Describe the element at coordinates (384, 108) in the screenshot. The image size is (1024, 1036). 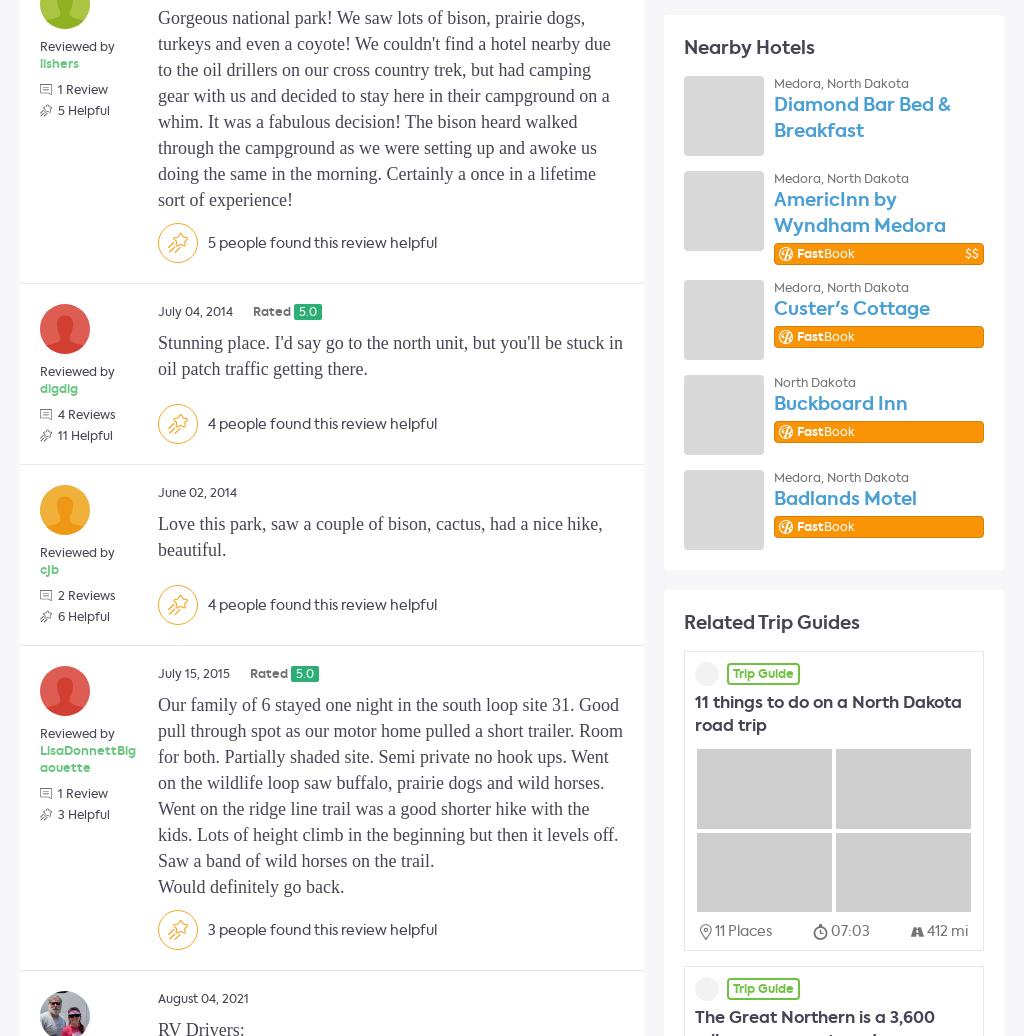
I see `'Gorgeous national park! We saw lots of bison, prairie dogs, turkeys and even a coyote! We couldn't find a hotel nearby due to the oil drillers on our cross country trek, but had camping gear with us and decided to stay here in their campground on a whim.  It was a fabulous decision!  The bison heard walked through the campground as we were setting up and awoke us doing the same in the morning.  Certainly a once in a lifetime sort of experience!'` at that location.